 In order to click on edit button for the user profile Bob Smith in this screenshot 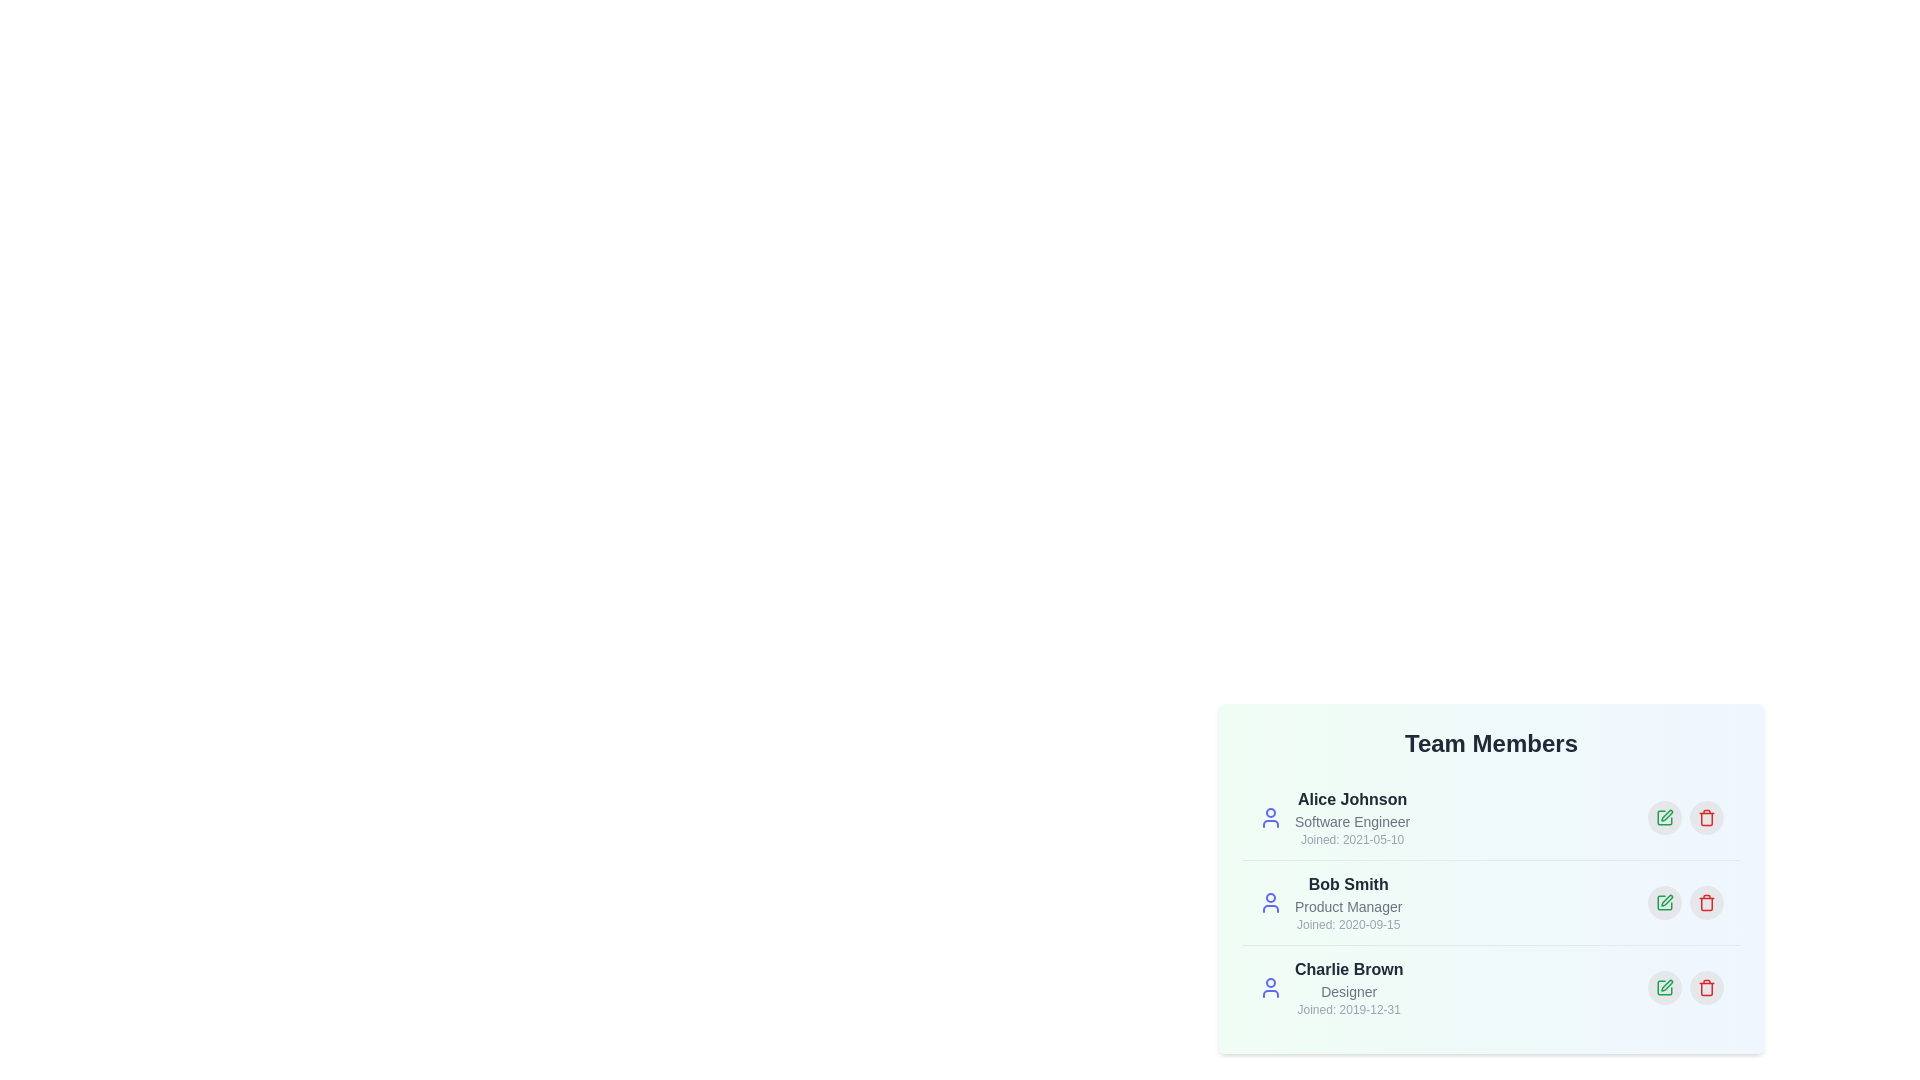, I will do `click(1665, 902)`.